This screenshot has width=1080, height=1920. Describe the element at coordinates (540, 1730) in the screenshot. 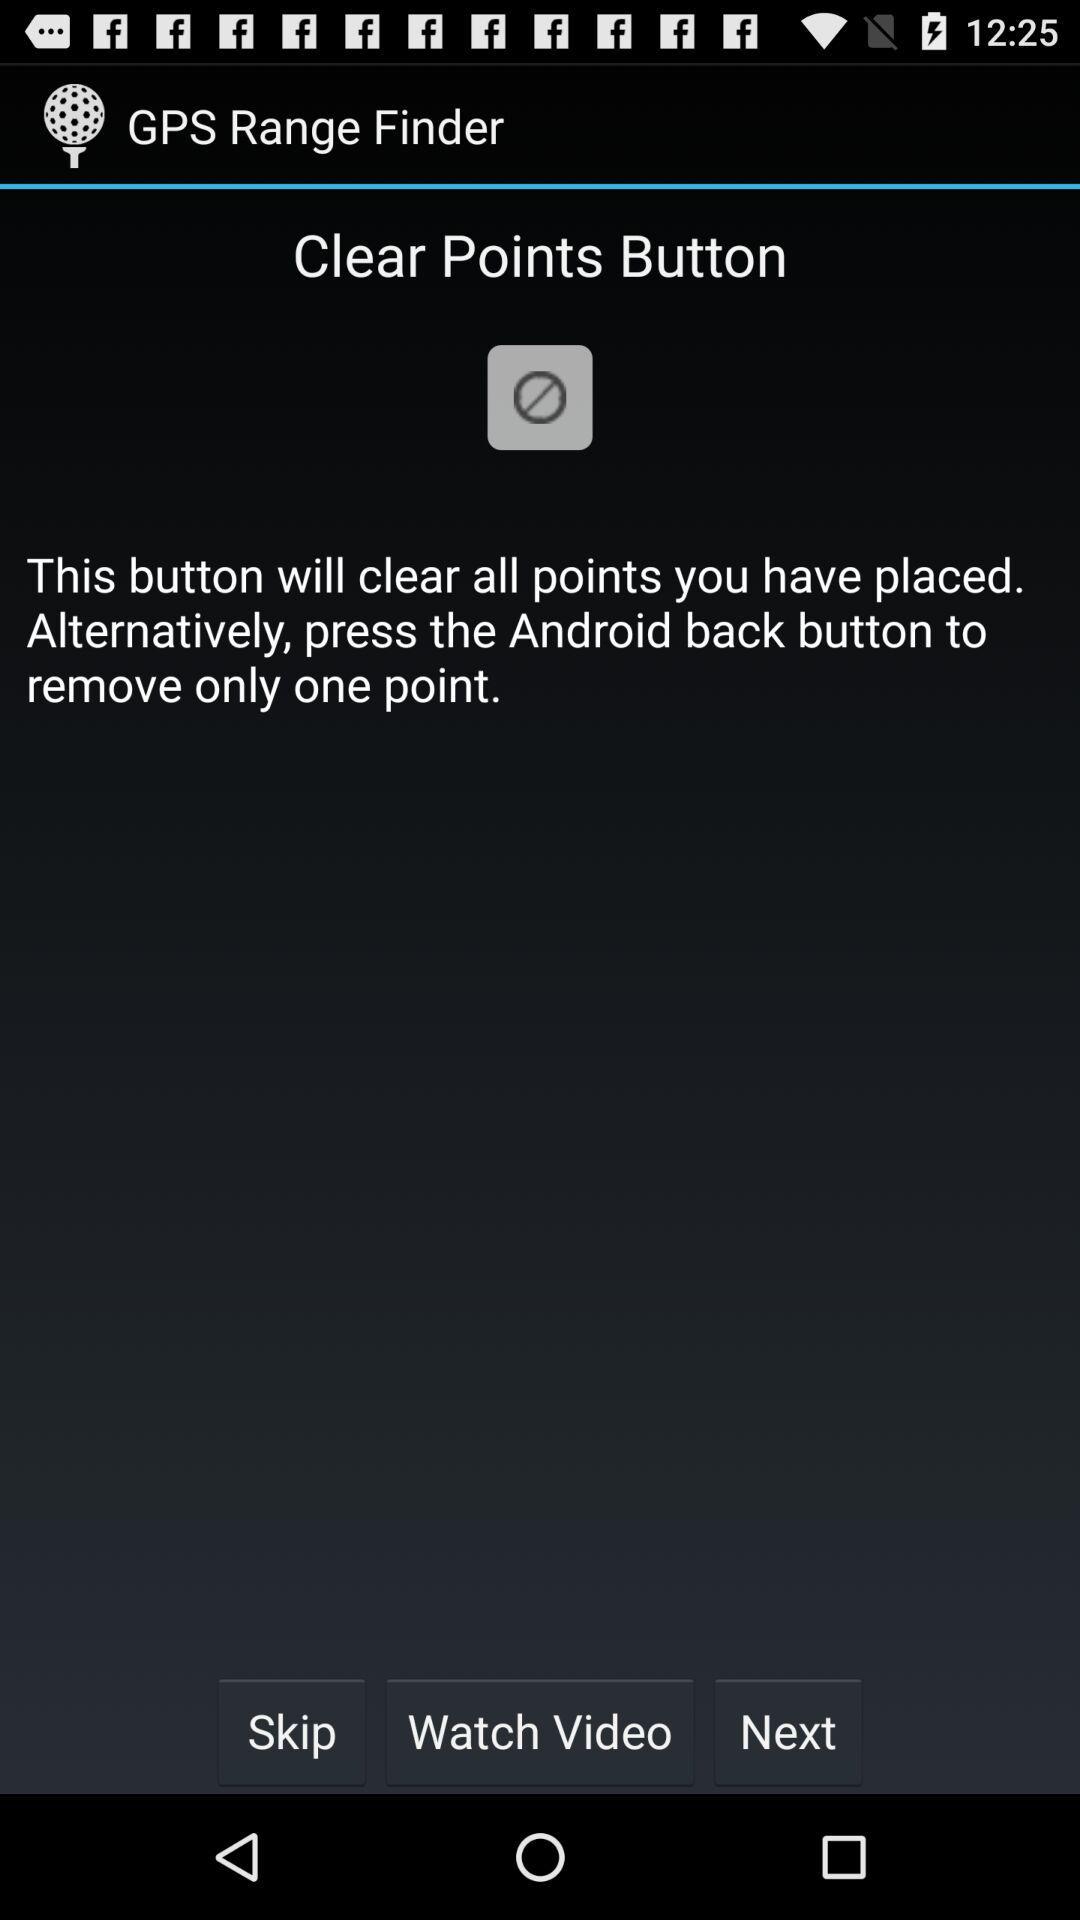

I see `item next to skip item` at that location.